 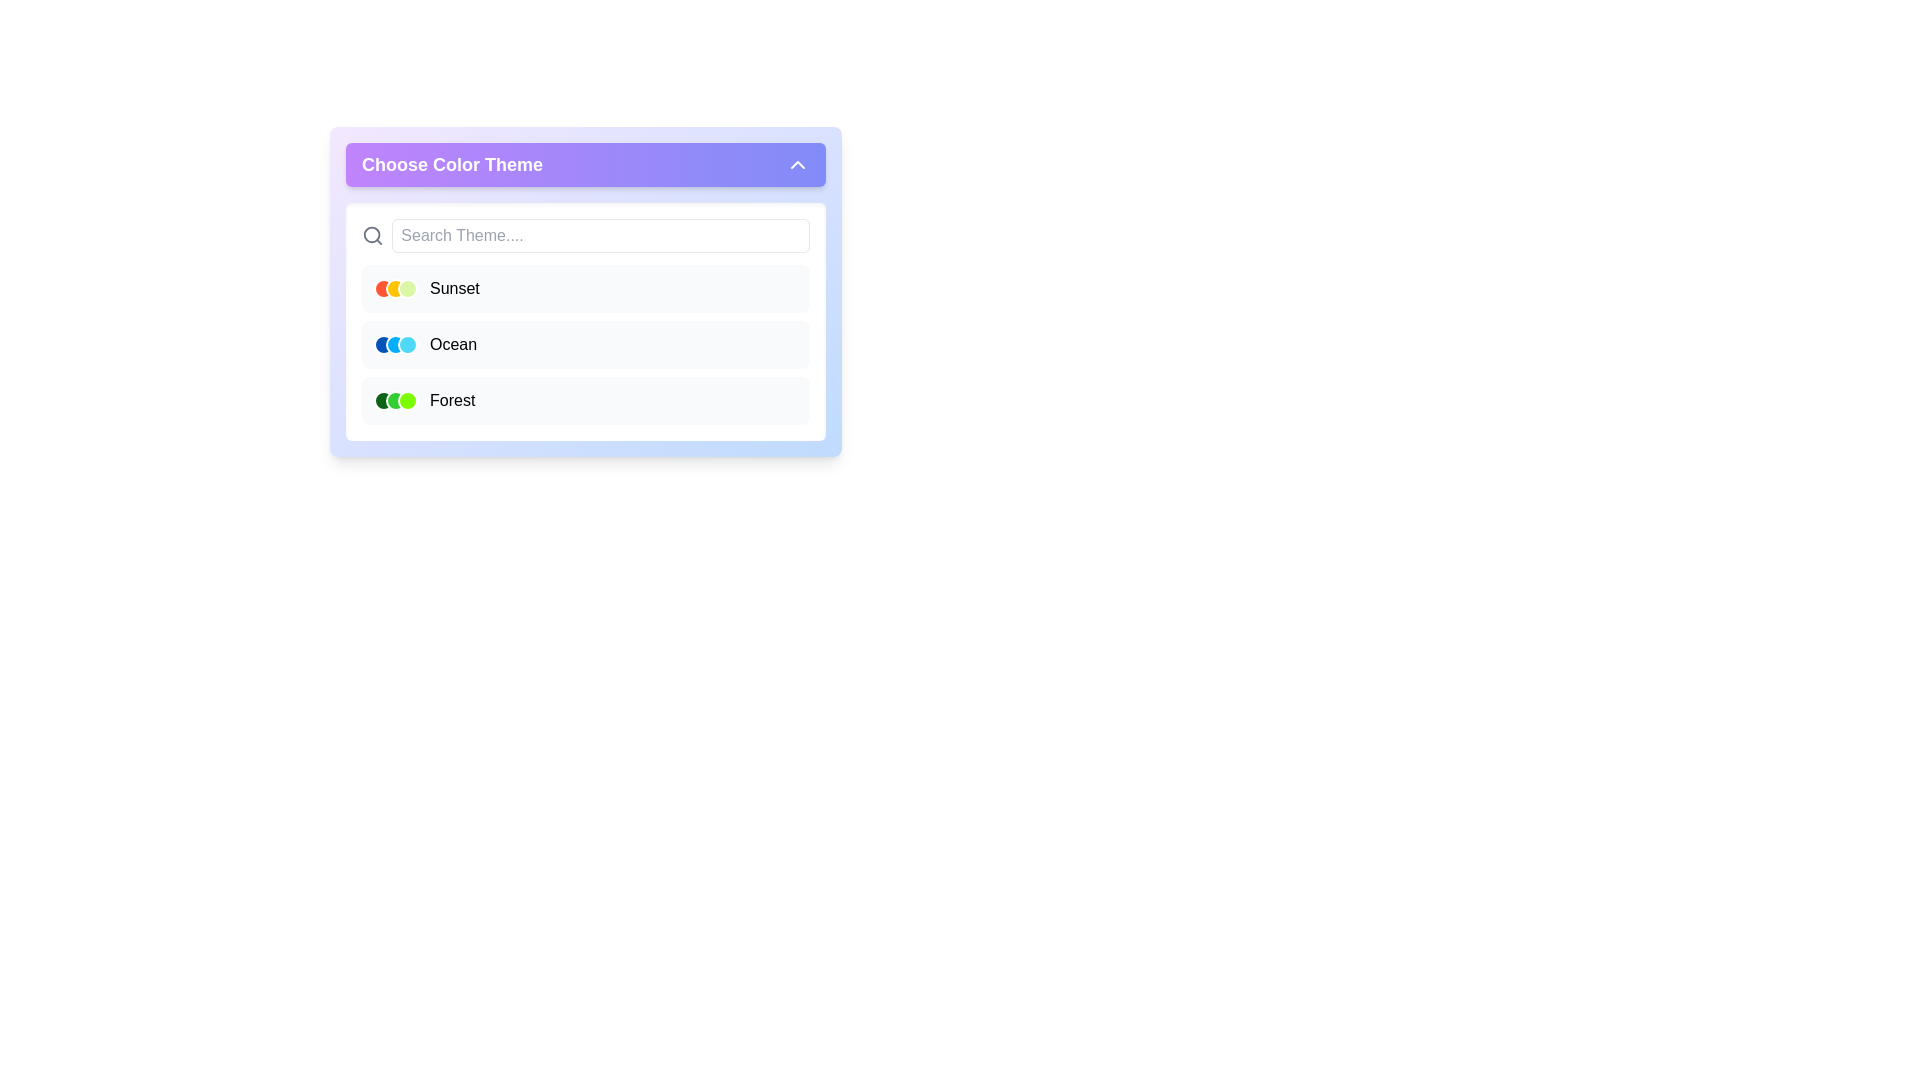 What do you see at coordinates (453, 289) in the screenshot?
I see `text label displaying the word 'Sunset', which is positioned to the right of three circular color icons in the first row of the color theme options` at bounding box center [453, 289].